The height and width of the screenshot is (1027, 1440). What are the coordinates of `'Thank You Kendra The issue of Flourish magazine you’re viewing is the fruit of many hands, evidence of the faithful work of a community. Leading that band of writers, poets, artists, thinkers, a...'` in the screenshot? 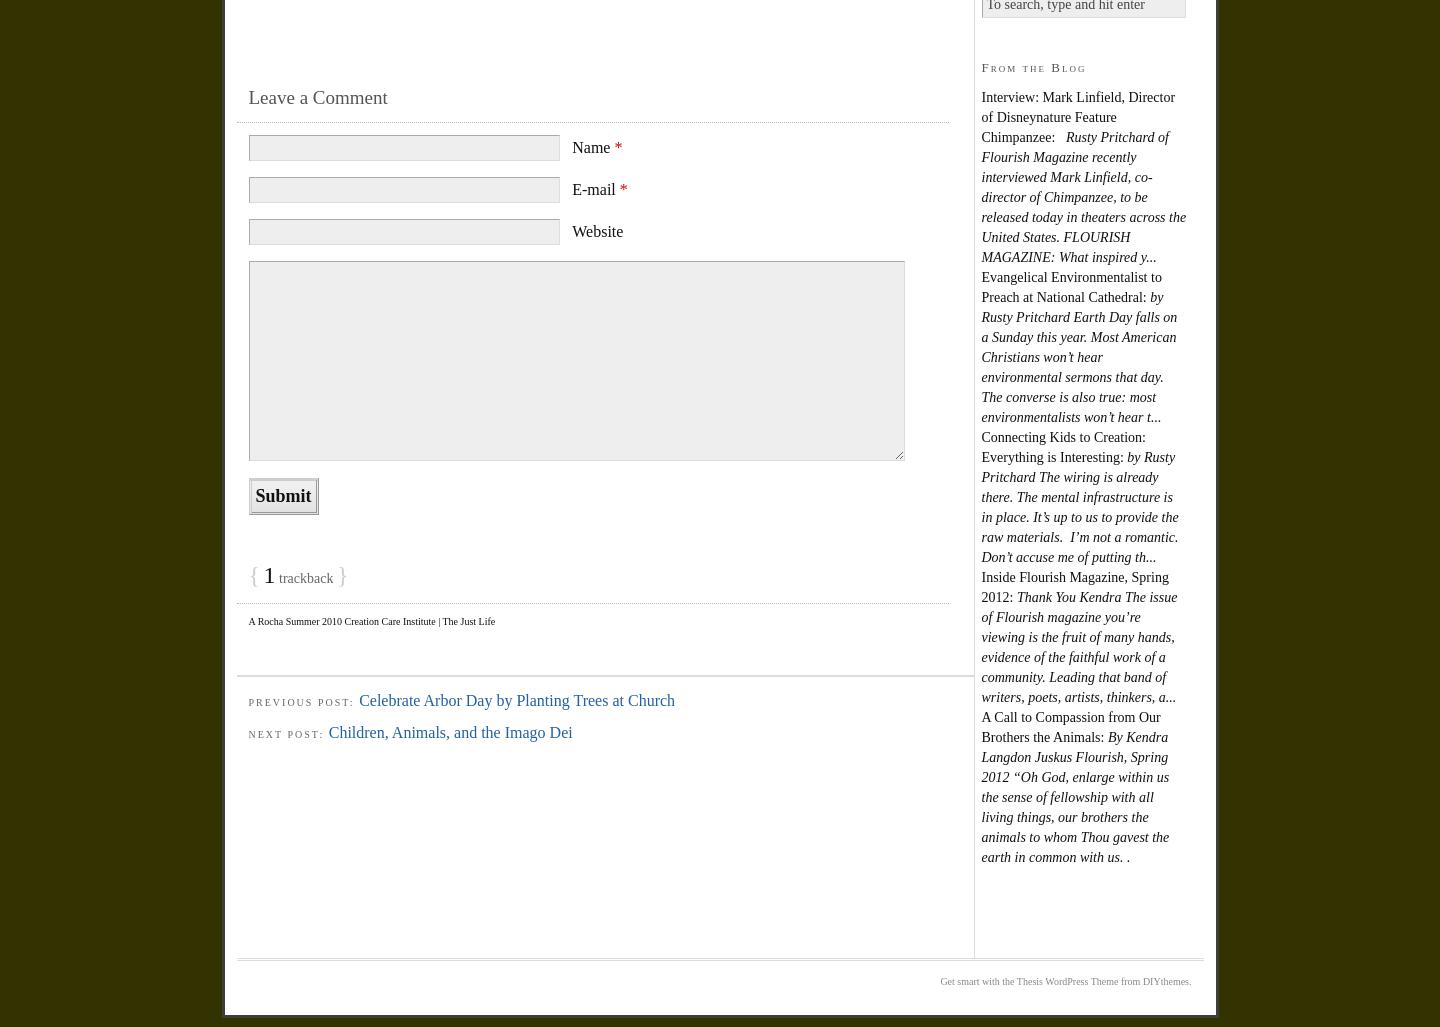 It's located at (1078, 645).